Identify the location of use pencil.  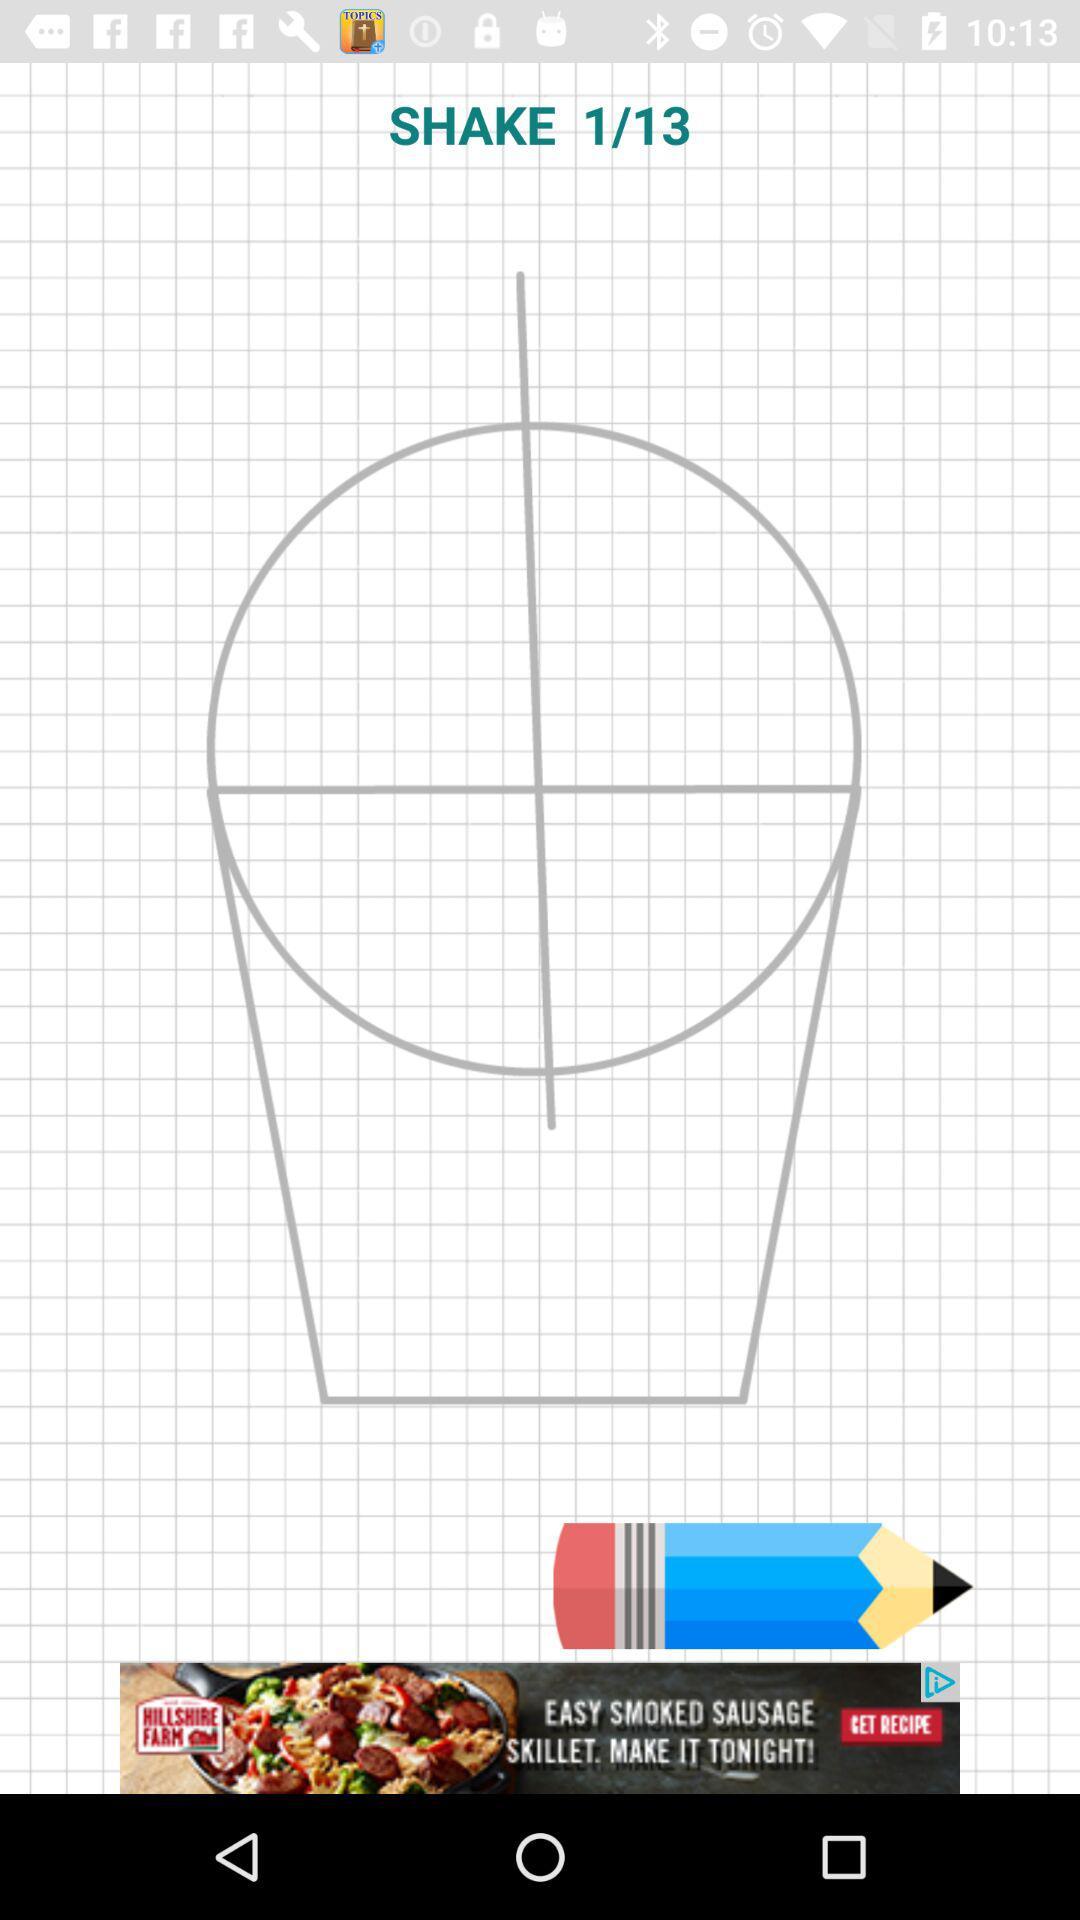
(763, 1585).